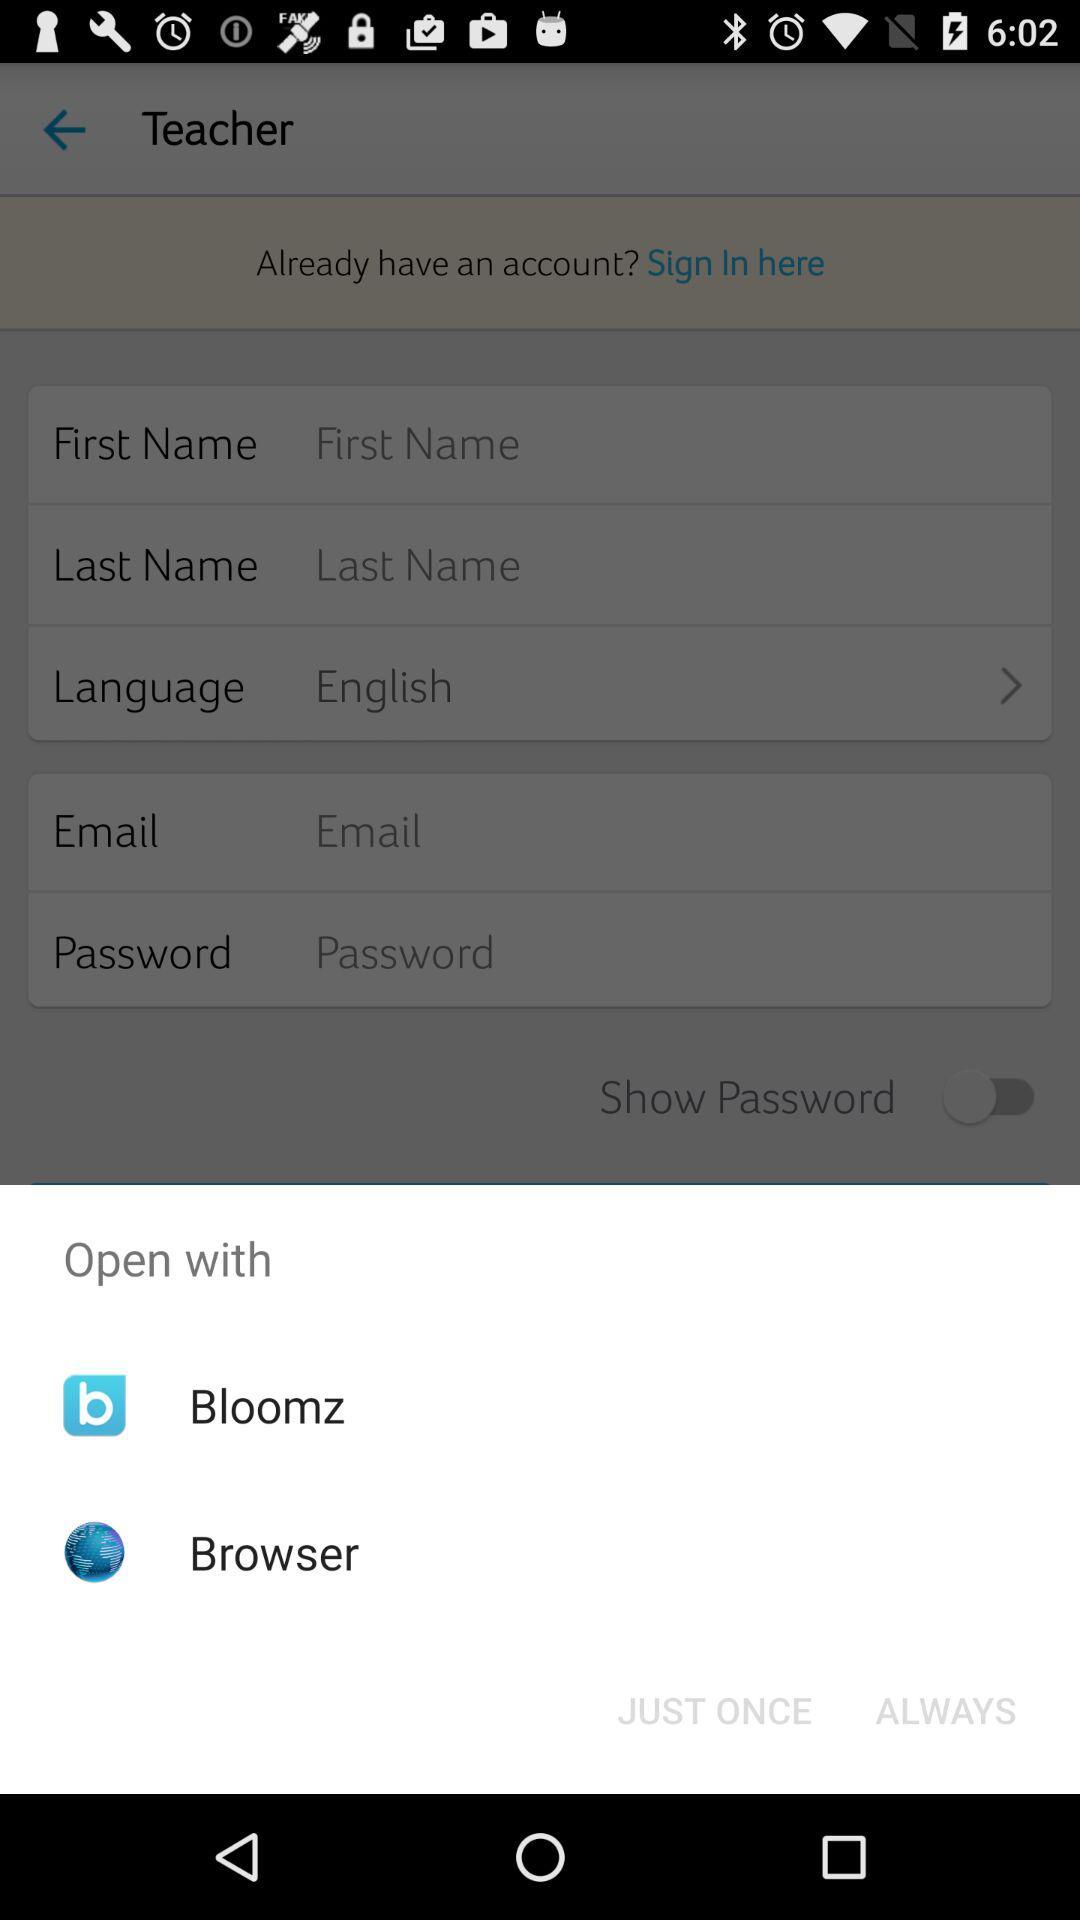 This screenshot has height=1920, width=1080. I want to click on the bloomz app, so click(266, 1404).